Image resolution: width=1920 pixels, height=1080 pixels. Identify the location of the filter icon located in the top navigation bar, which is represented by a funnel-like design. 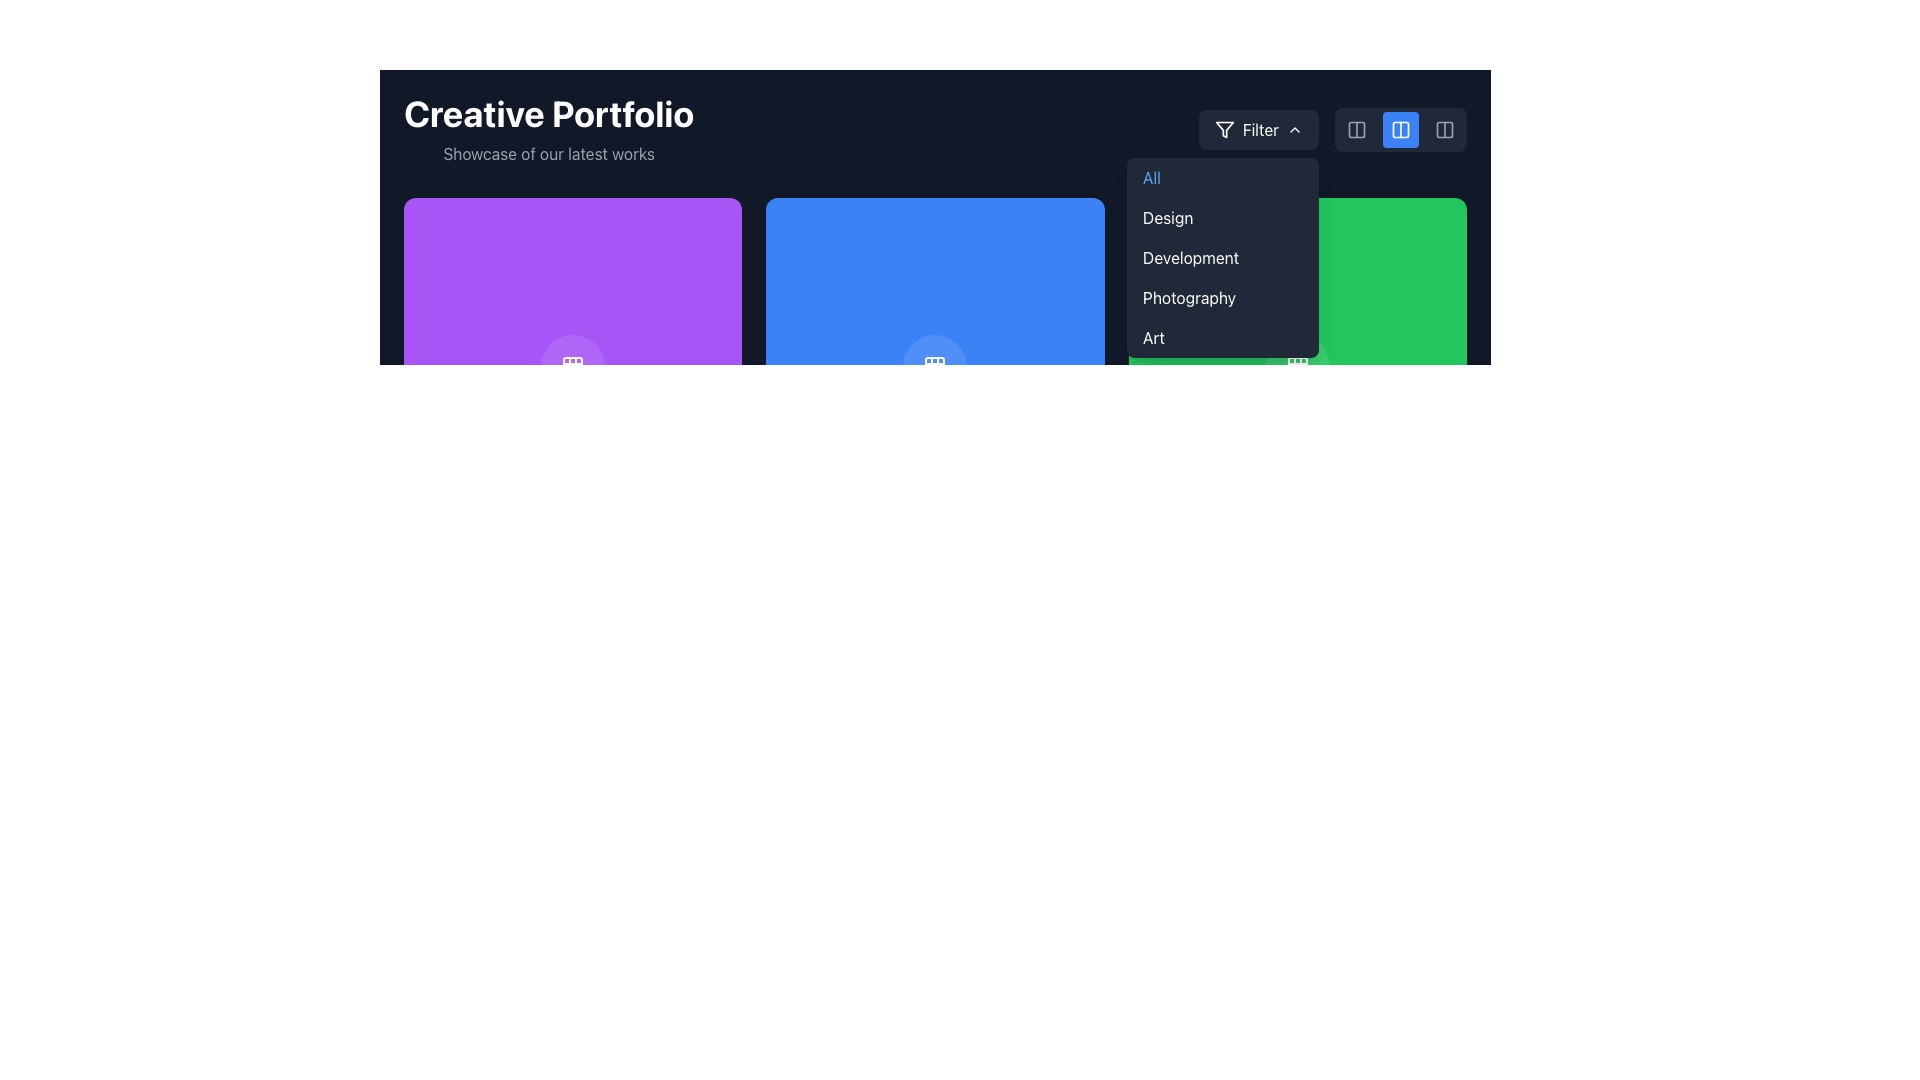
(1223, 130).